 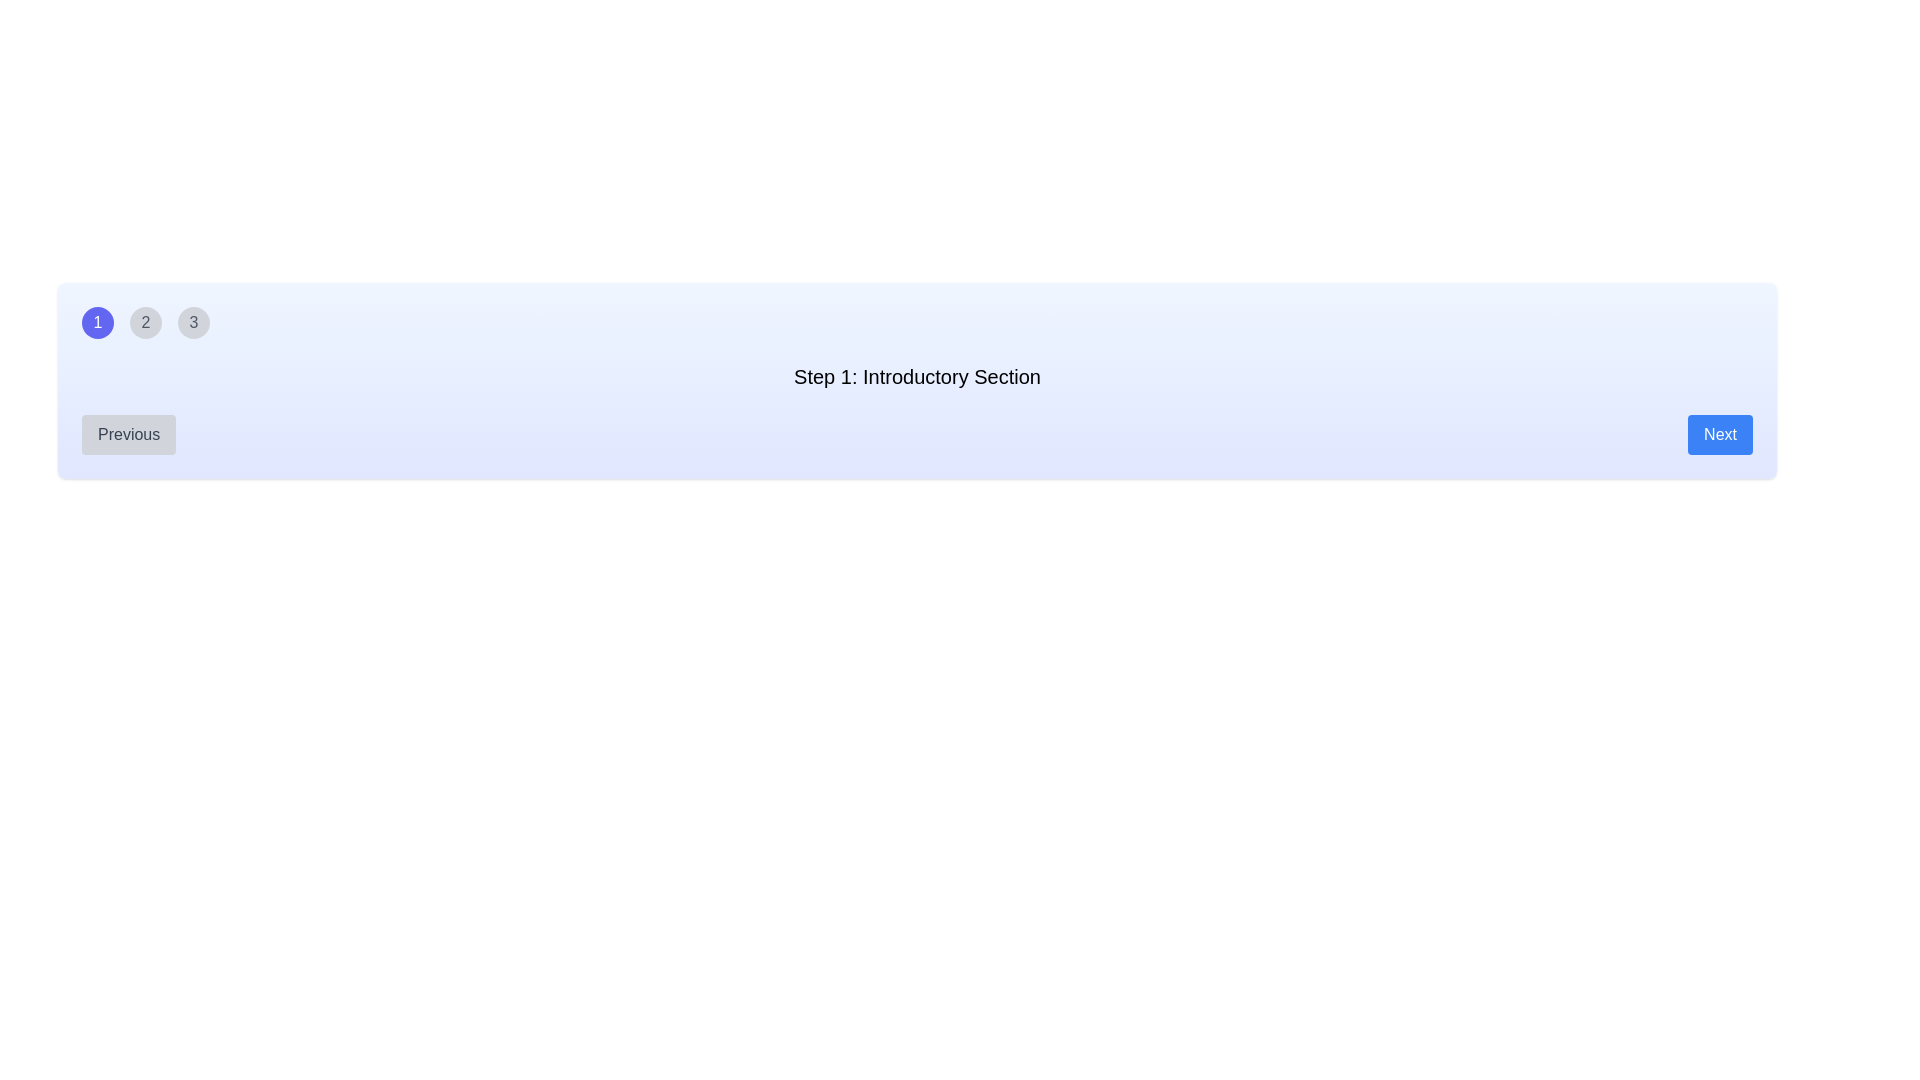 What do you see at coordinates (128, 434) in the screenshot?
I see `the disabled 'Previous' button located at the bottom-left corner of the interface` at bounding box center [128, 434].